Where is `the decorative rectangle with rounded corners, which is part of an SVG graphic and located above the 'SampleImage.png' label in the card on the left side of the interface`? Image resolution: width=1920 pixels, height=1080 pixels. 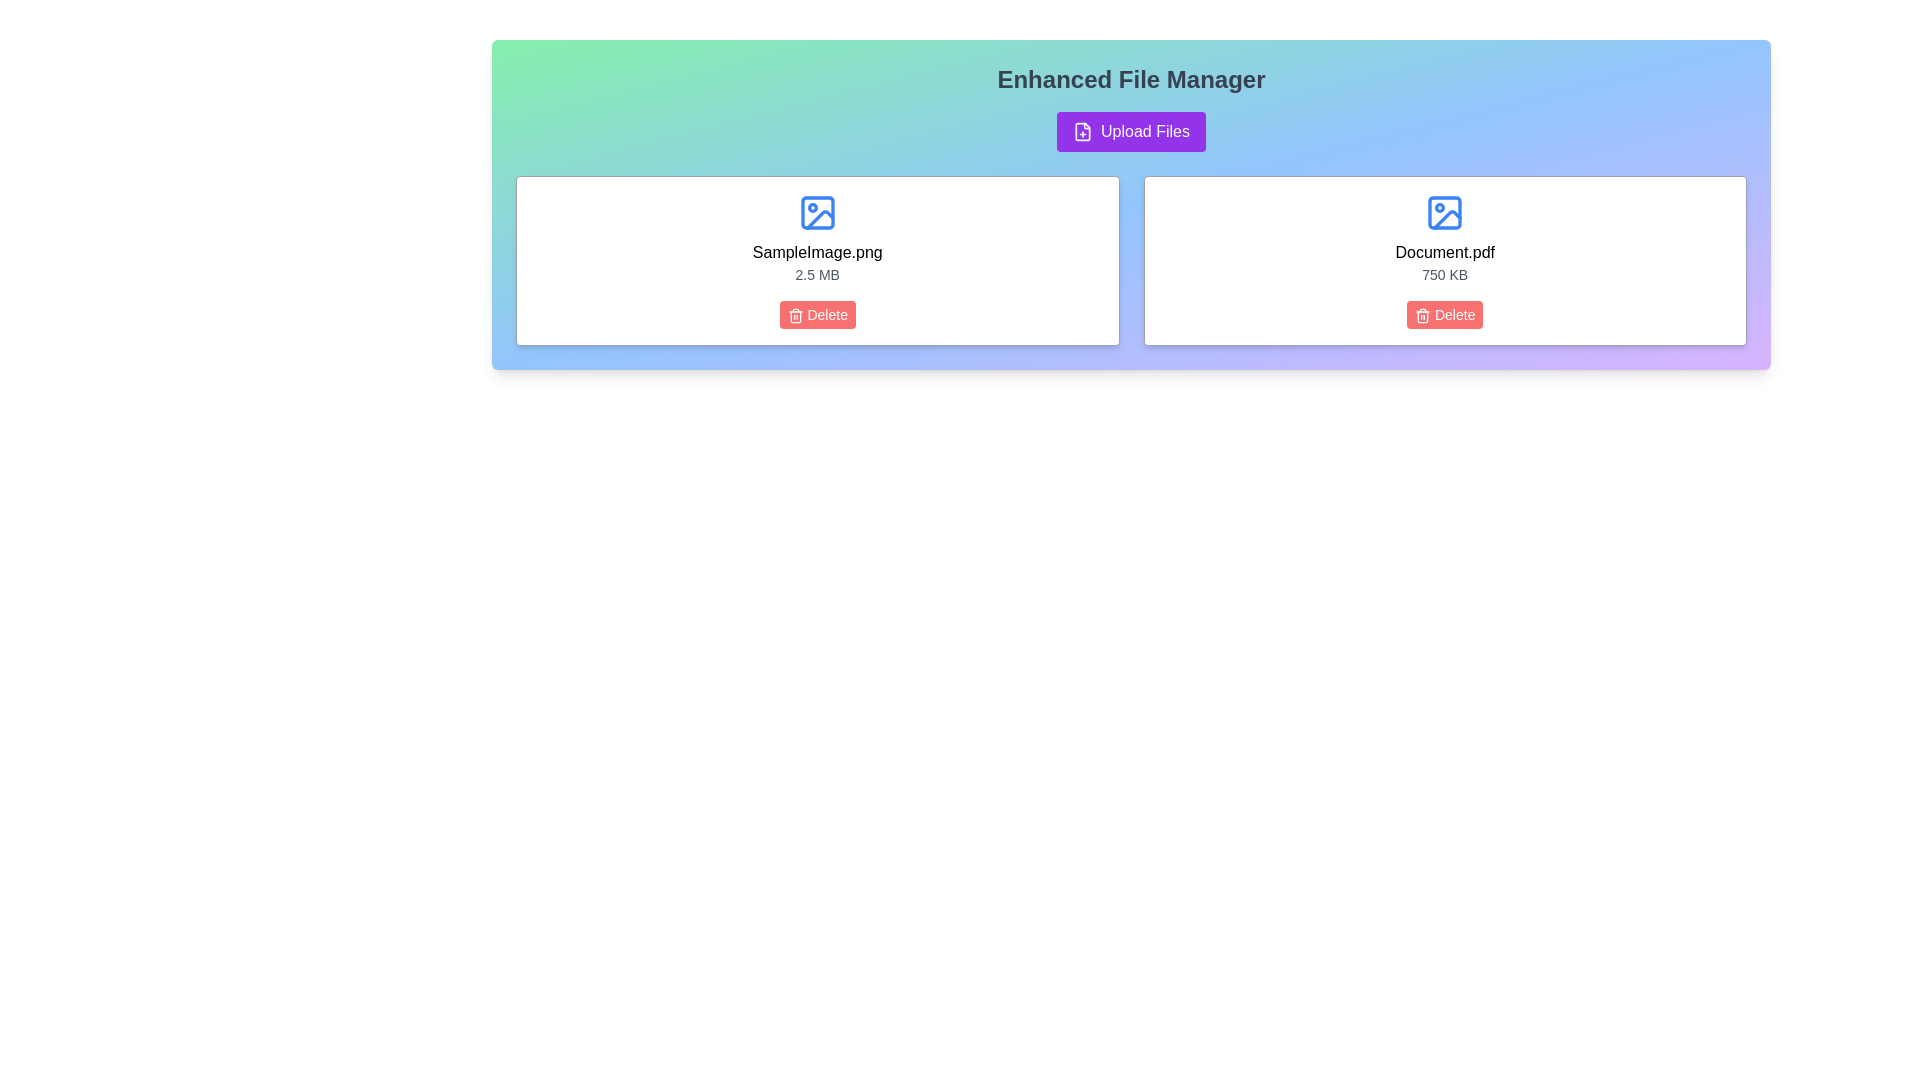
the decorative rectangle with rounded corners, which is part of an SVG graphic and located above the 'SampleImage.png' label in the card on the left side of the interface is located at coordinates (817, 212).